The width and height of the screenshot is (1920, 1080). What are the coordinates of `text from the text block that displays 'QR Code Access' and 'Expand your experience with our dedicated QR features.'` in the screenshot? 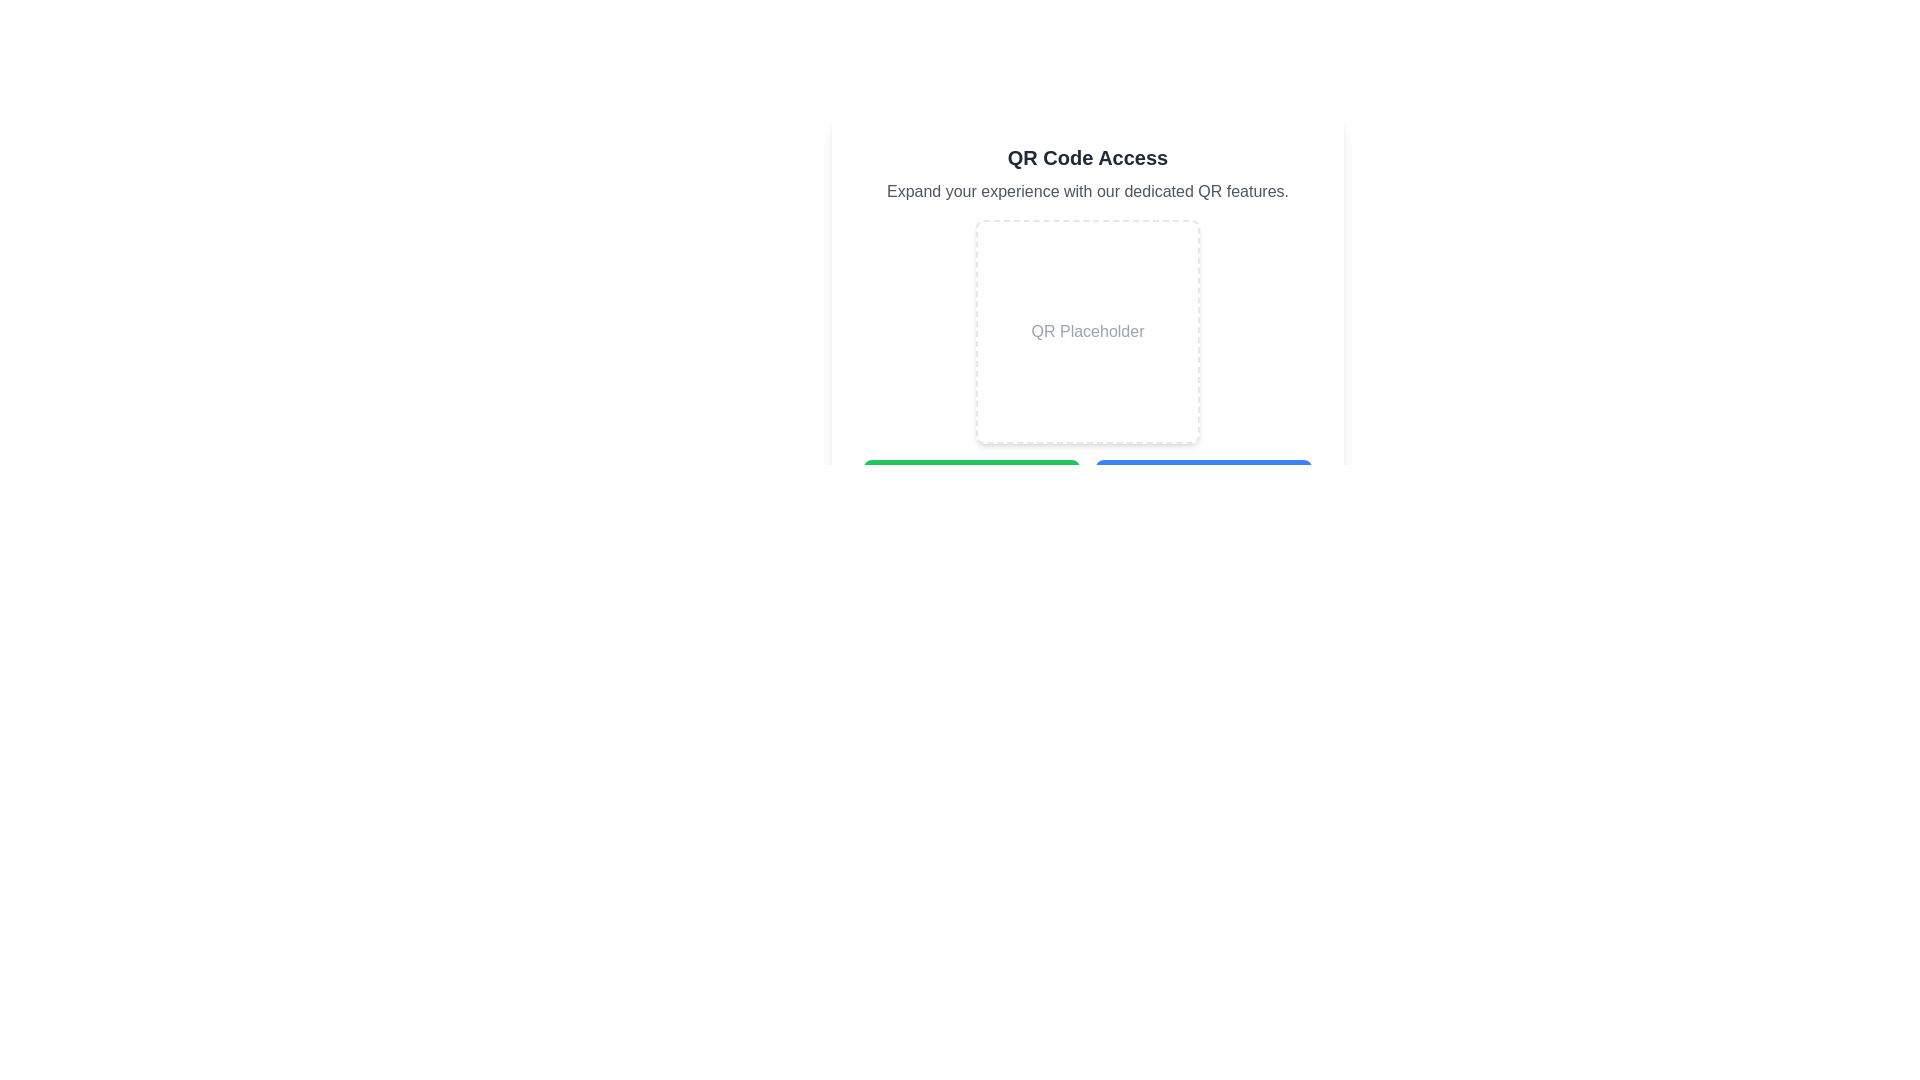 It's located at (1087, 172).